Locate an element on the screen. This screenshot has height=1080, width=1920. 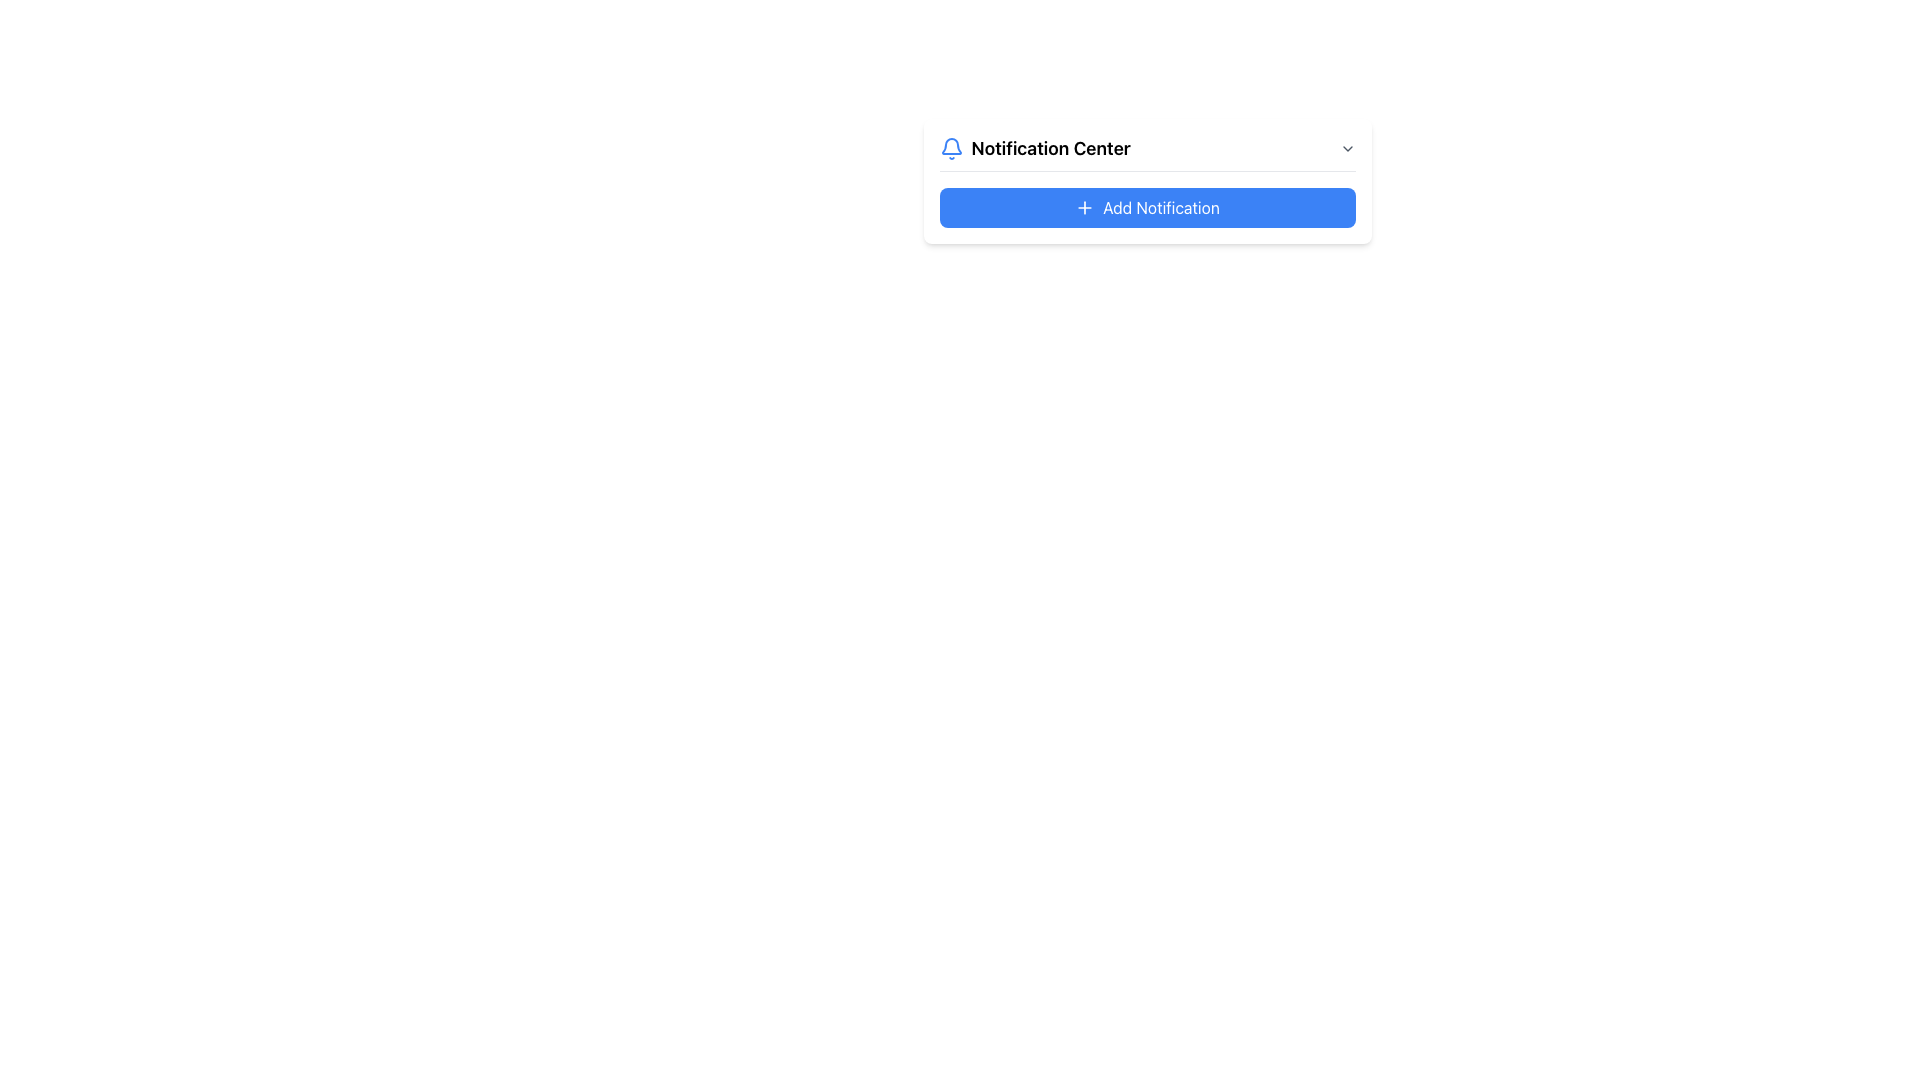
the blue 'Add Notification' button with rounded corners located at the bottom of the 'Notification Center' card to observe hover effects is located at coordinates (1147, 208).